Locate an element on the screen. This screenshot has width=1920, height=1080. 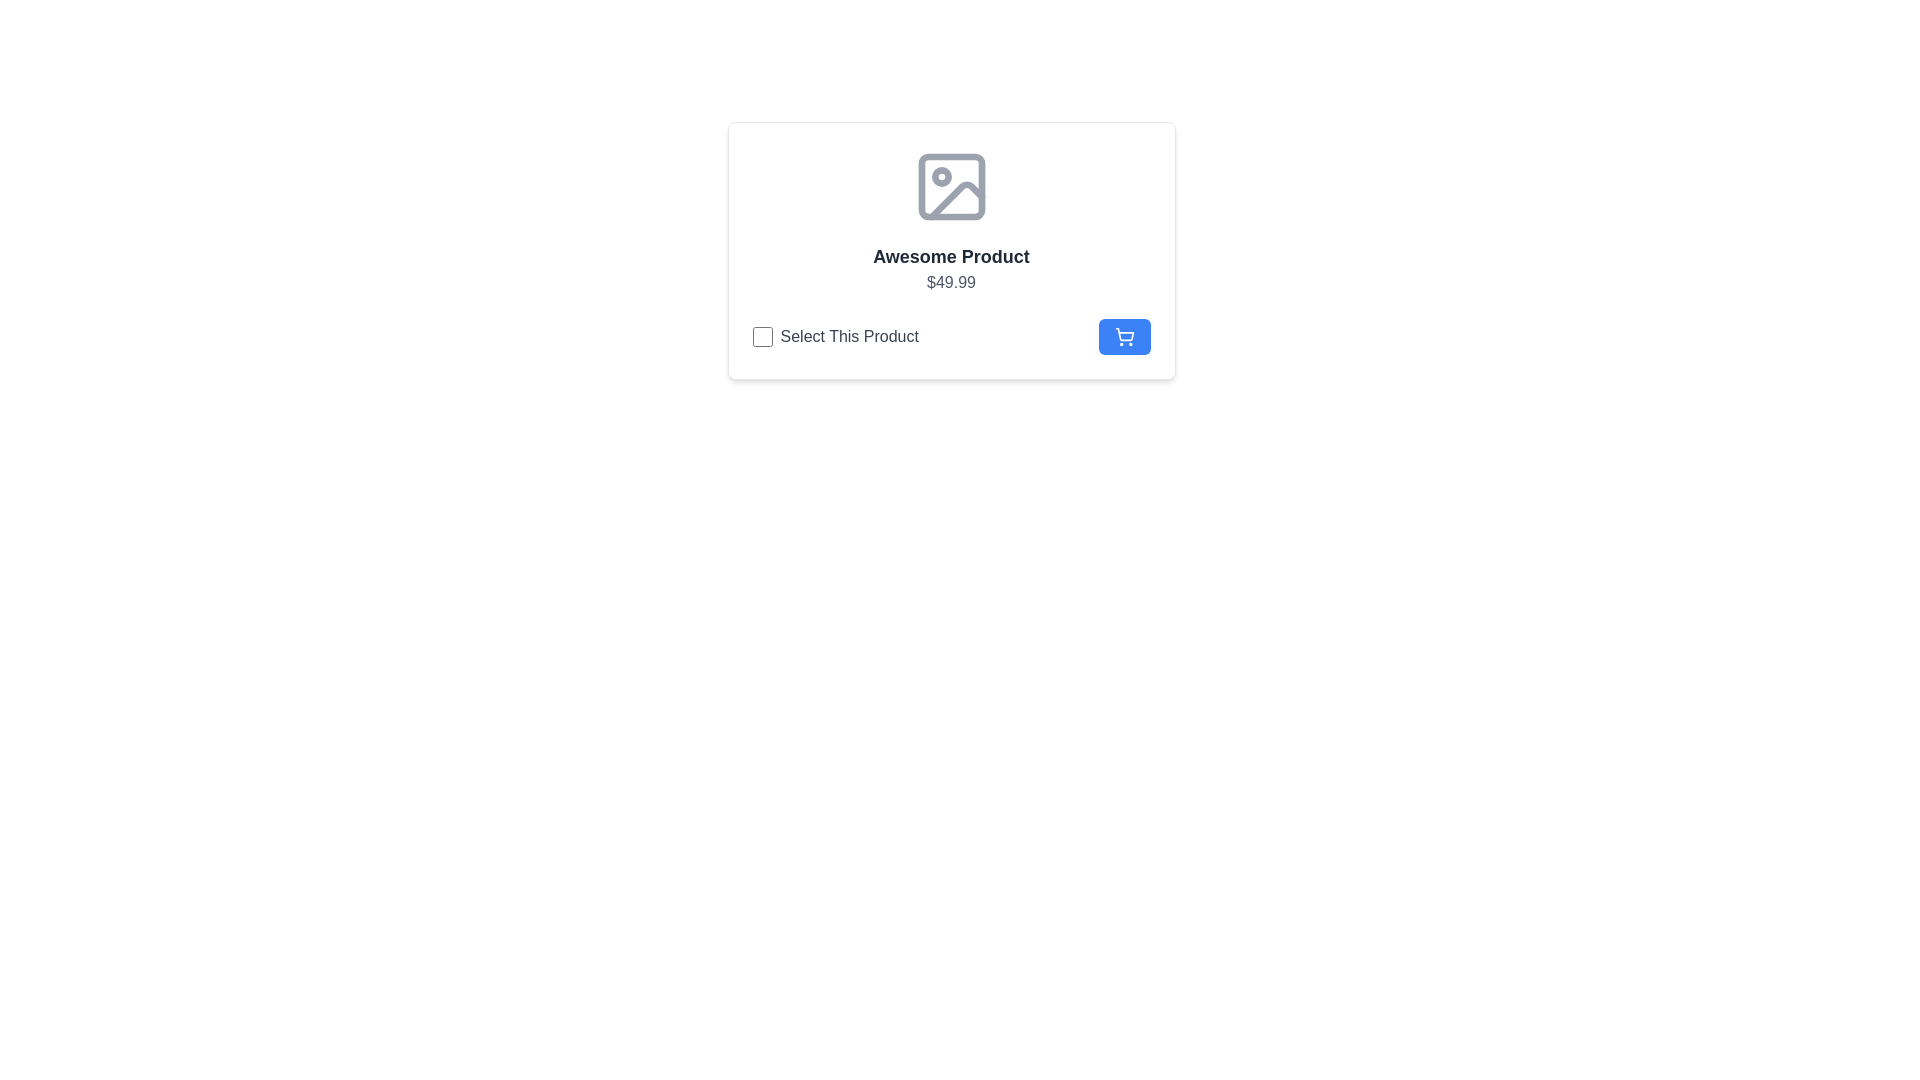
the circular icon located within the image placeholder near the top center of the layout is located at coordinates (940, 176).